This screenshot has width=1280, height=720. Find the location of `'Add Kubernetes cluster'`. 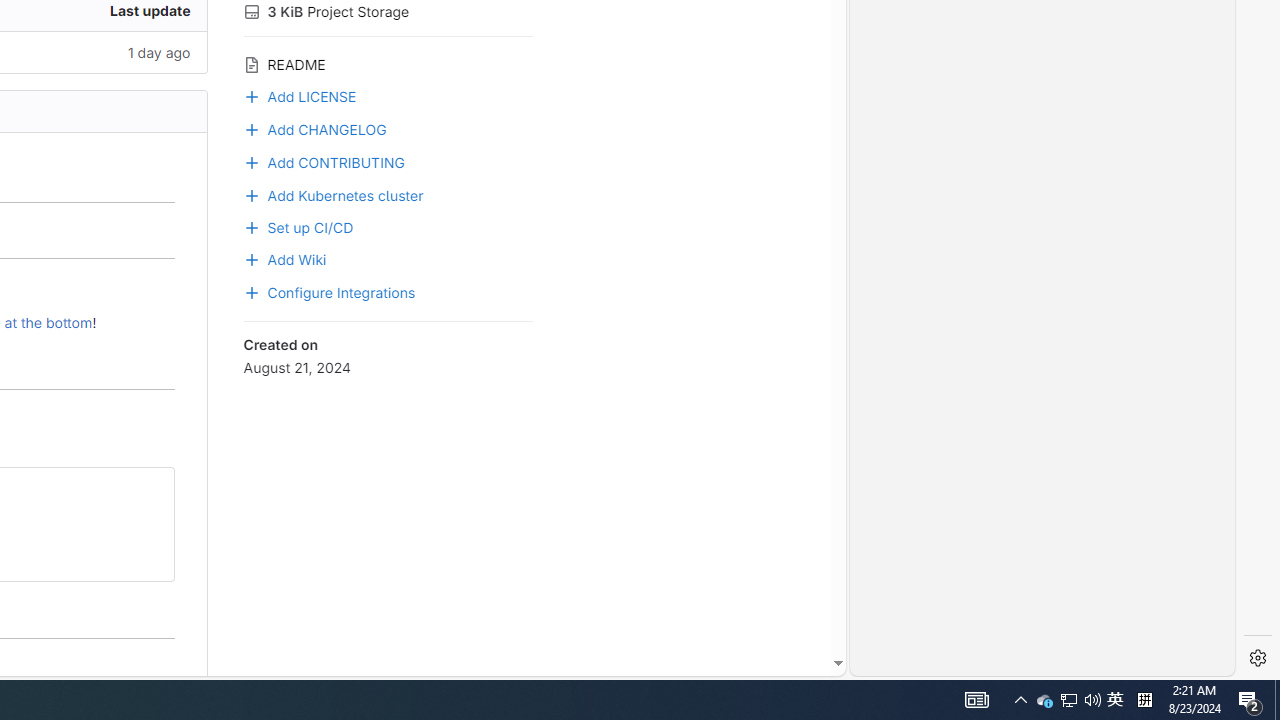

'Add Kubernetes cluster' is located at coordinates (387, 194).